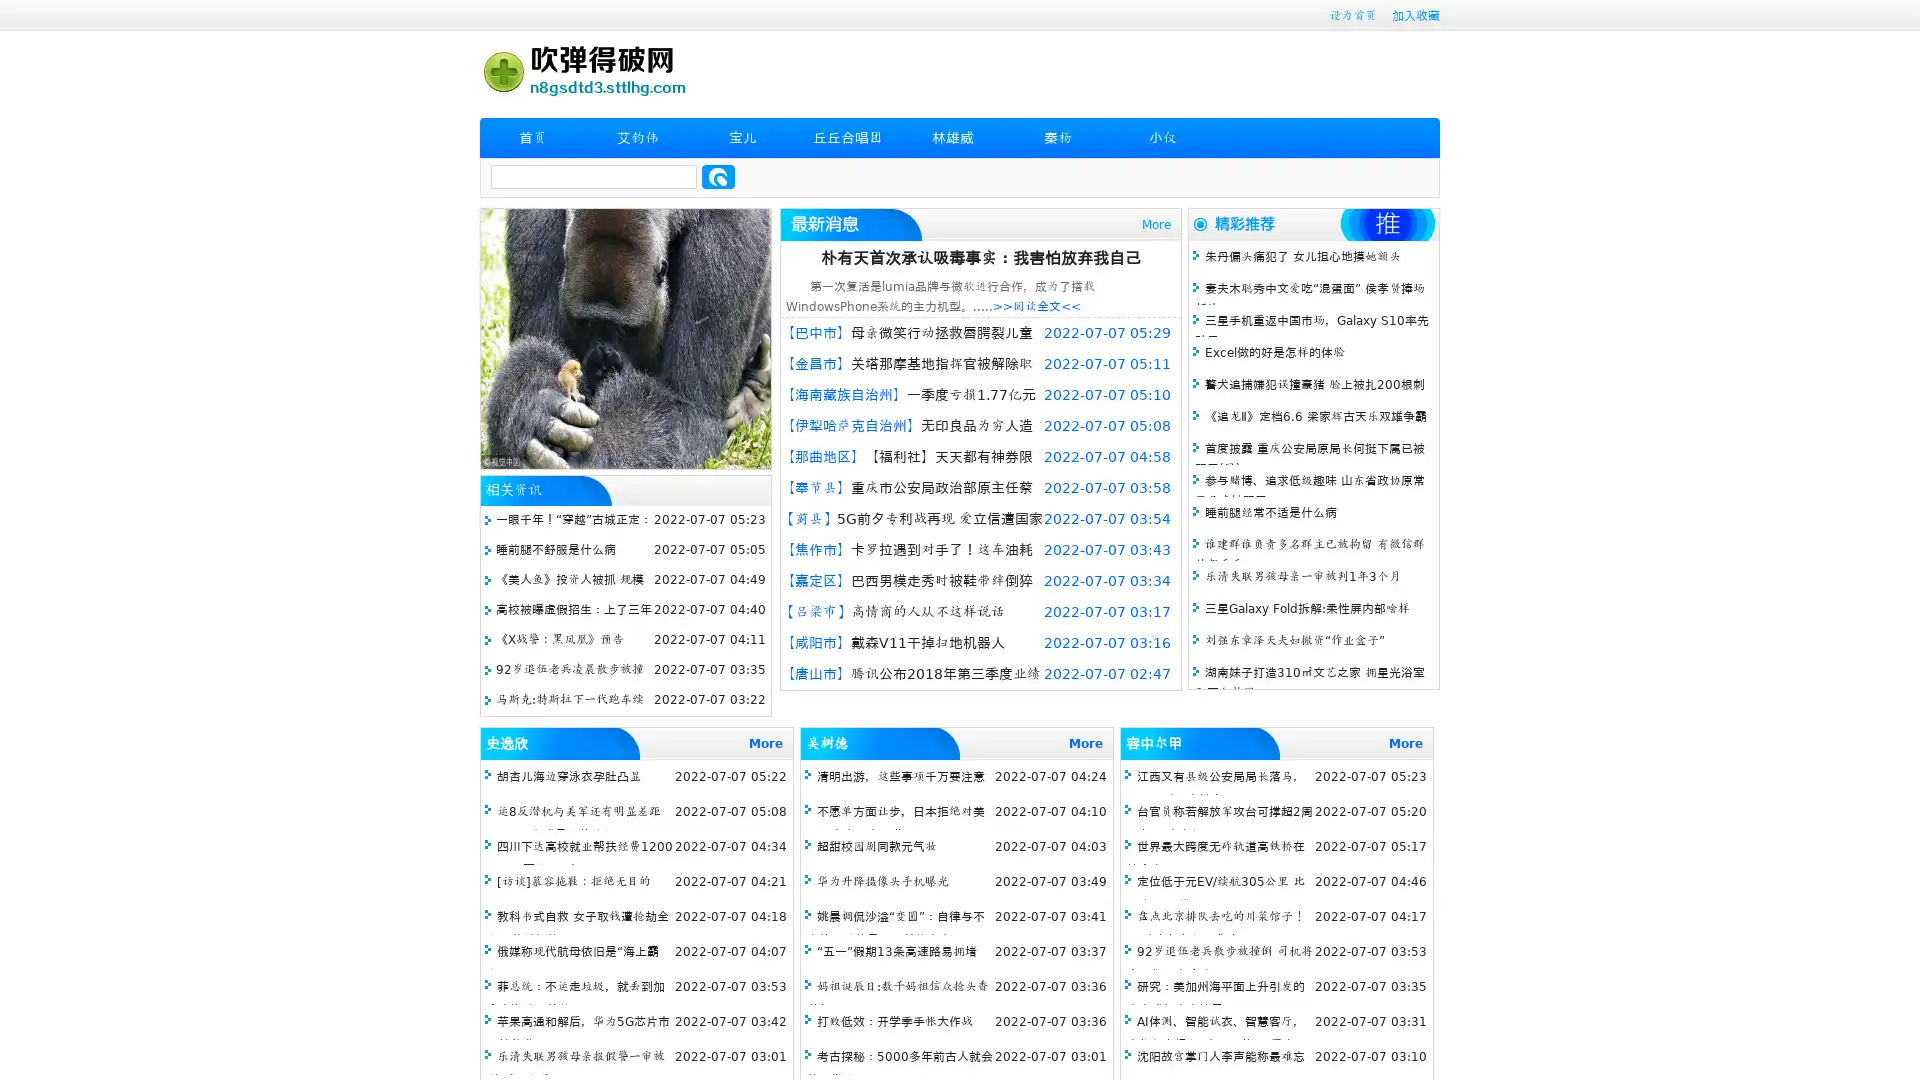 The height and width of the screenshot is (1080, 1920). I want to click on Search, so click(718, 176).